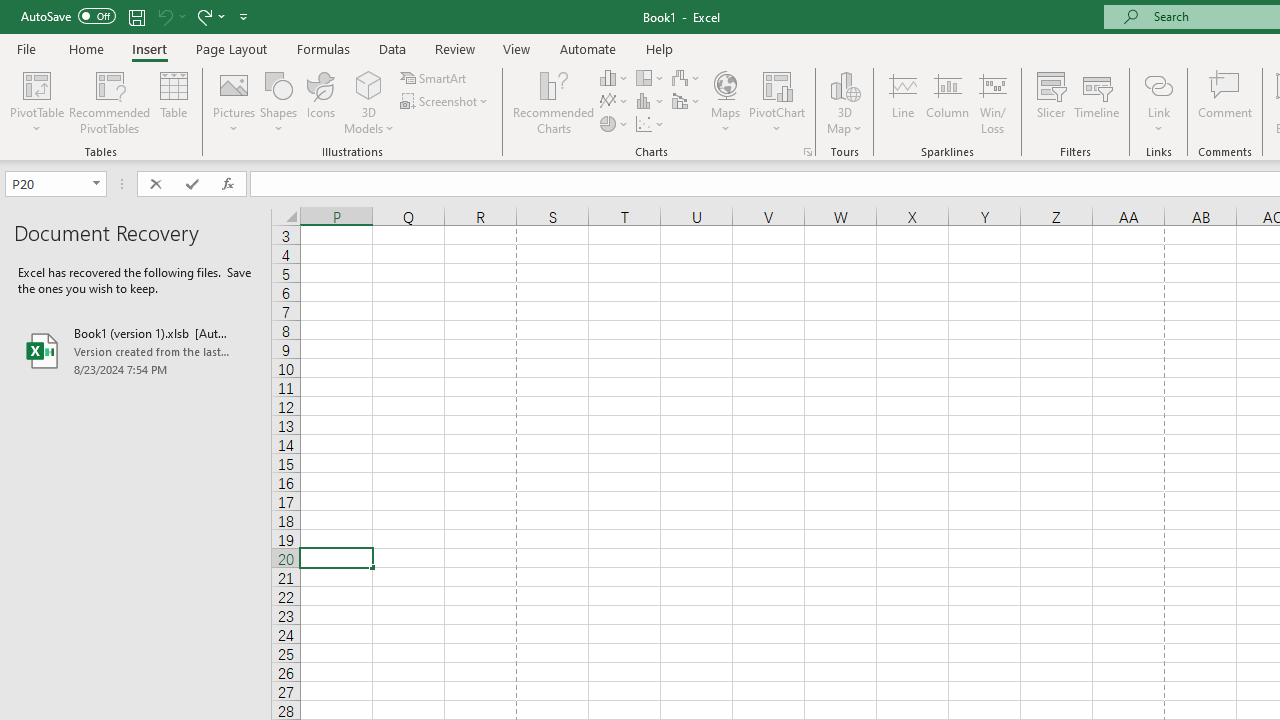 The image size is (1280, 720). I want to click on 'Recommended PivotTables', so click(109, 103).